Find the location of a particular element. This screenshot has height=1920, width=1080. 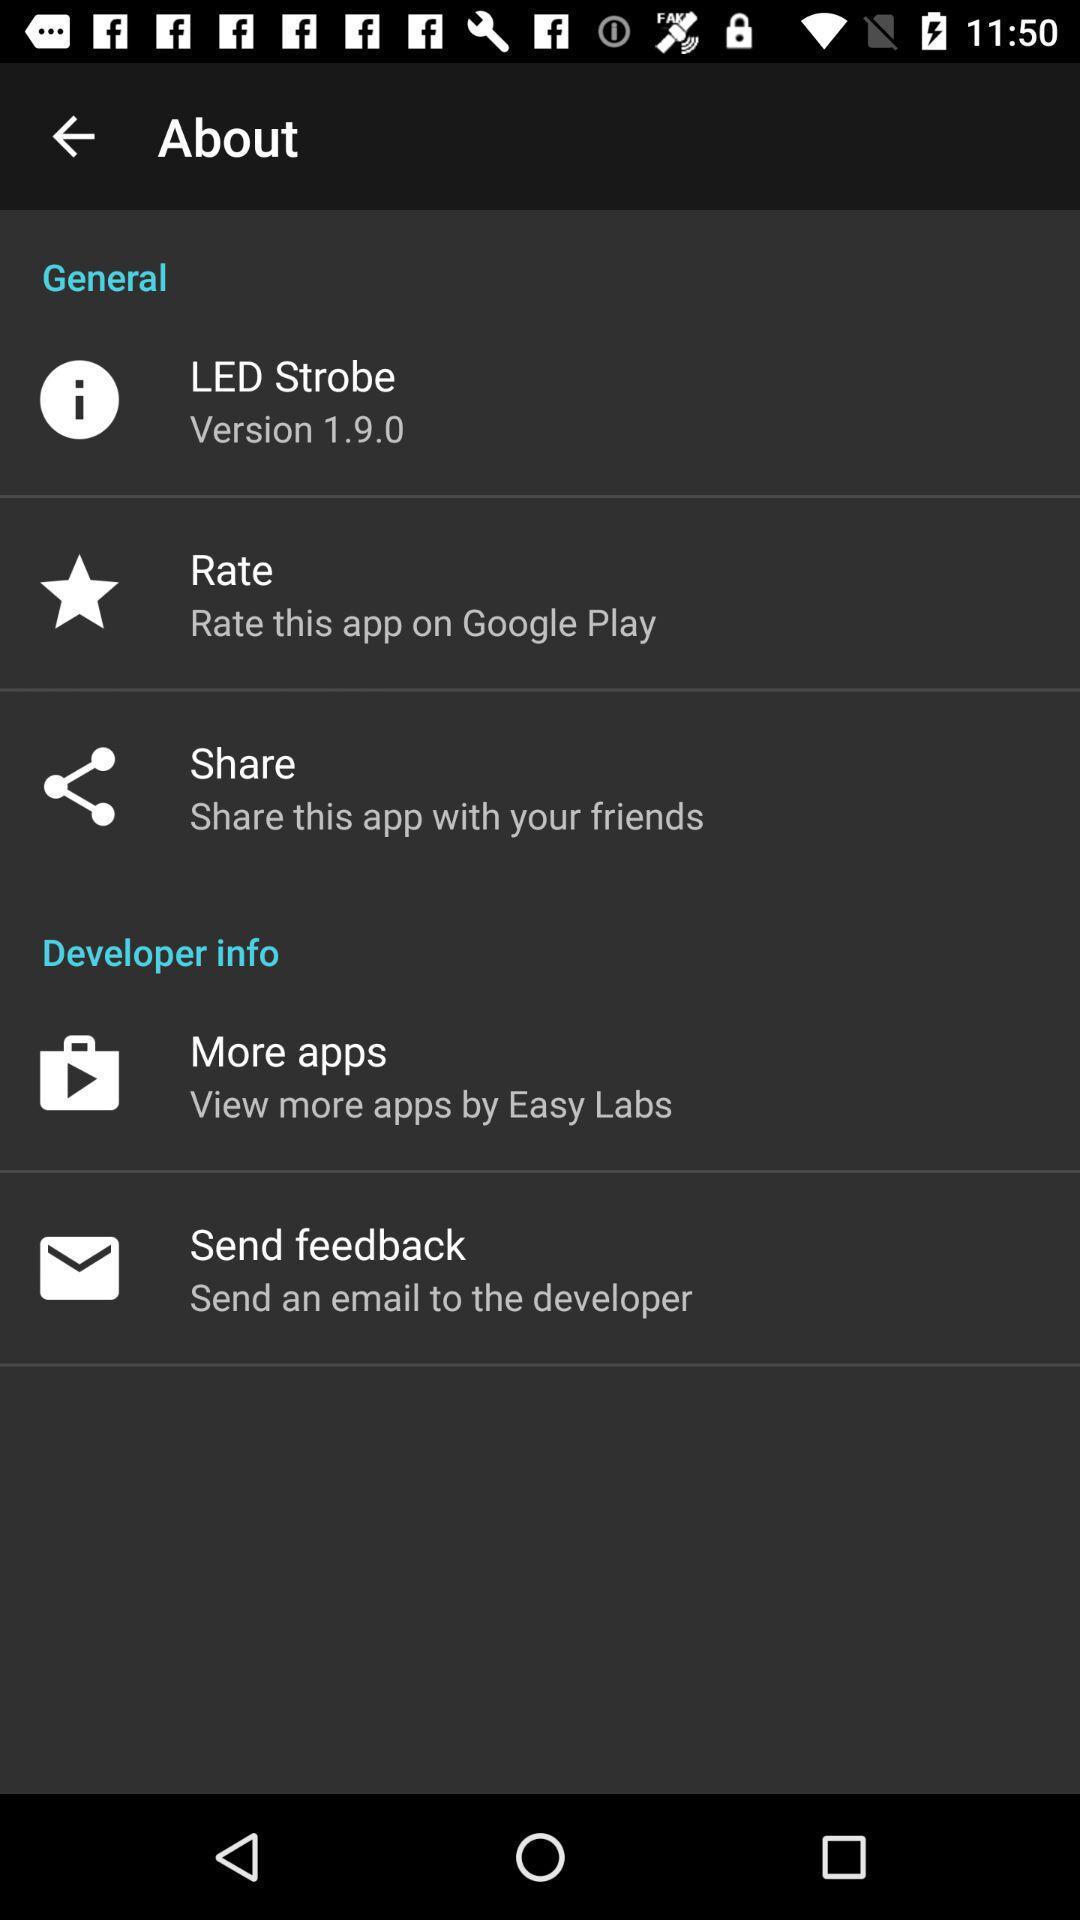

led strobe is located at coordinates (292, 374).